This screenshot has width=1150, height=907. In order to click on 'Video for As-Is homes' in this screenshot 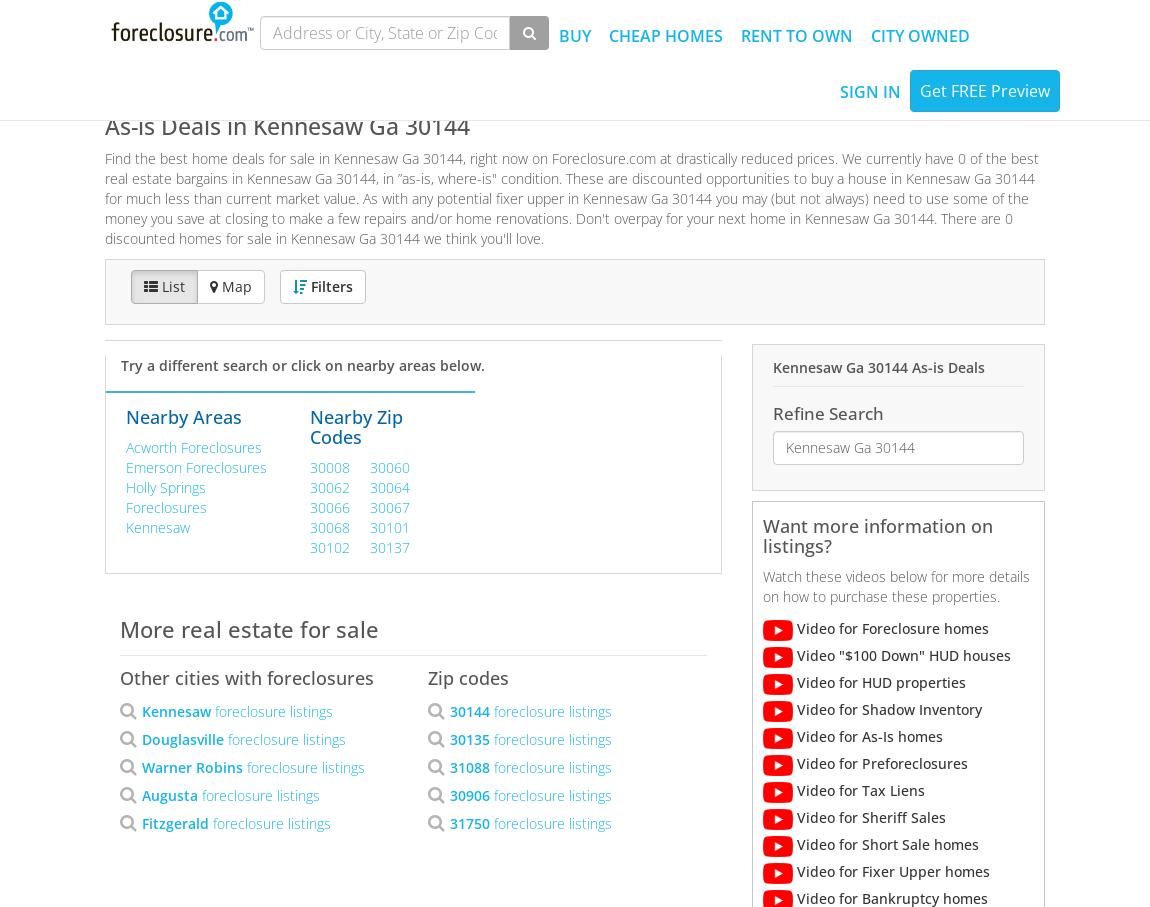, I will do `click(866, 735)`.